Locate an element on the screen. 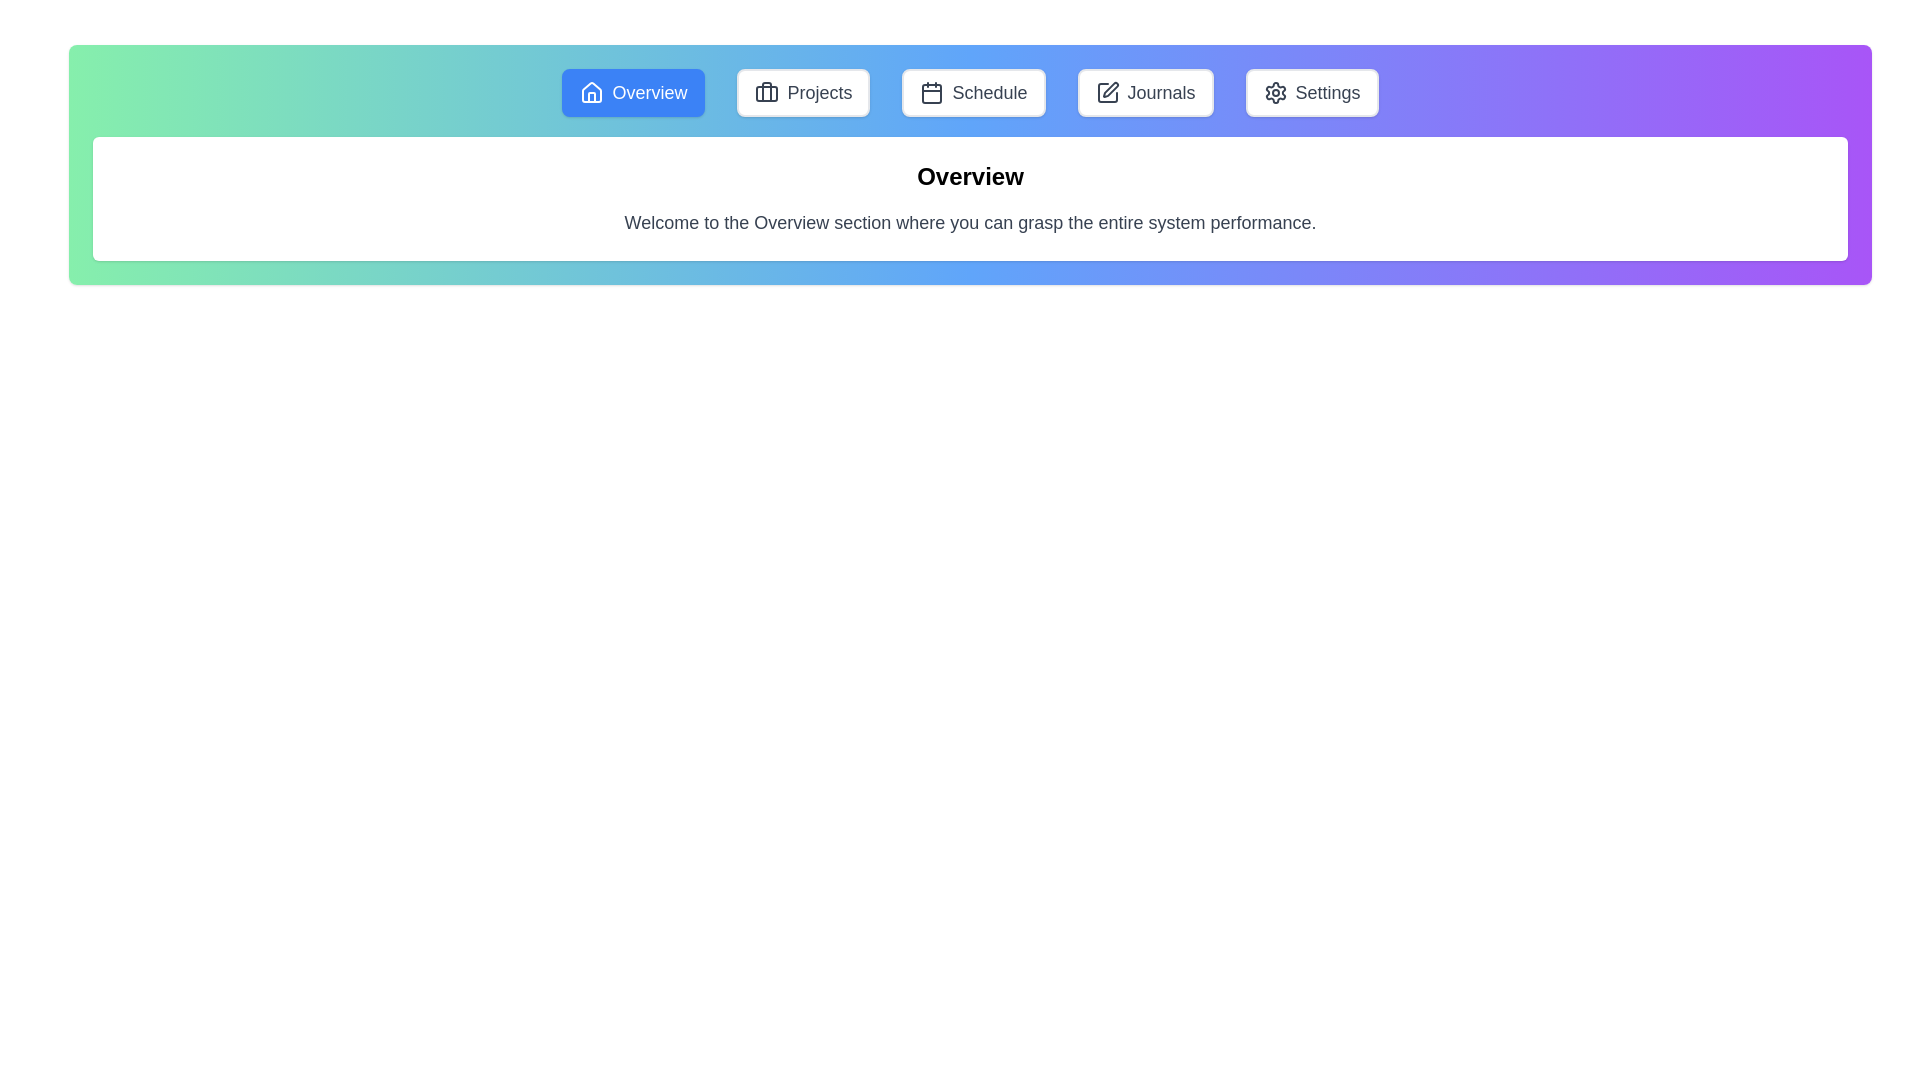  the rightmost navigation button in the navigation bar is located at coordinates (1312, 92).